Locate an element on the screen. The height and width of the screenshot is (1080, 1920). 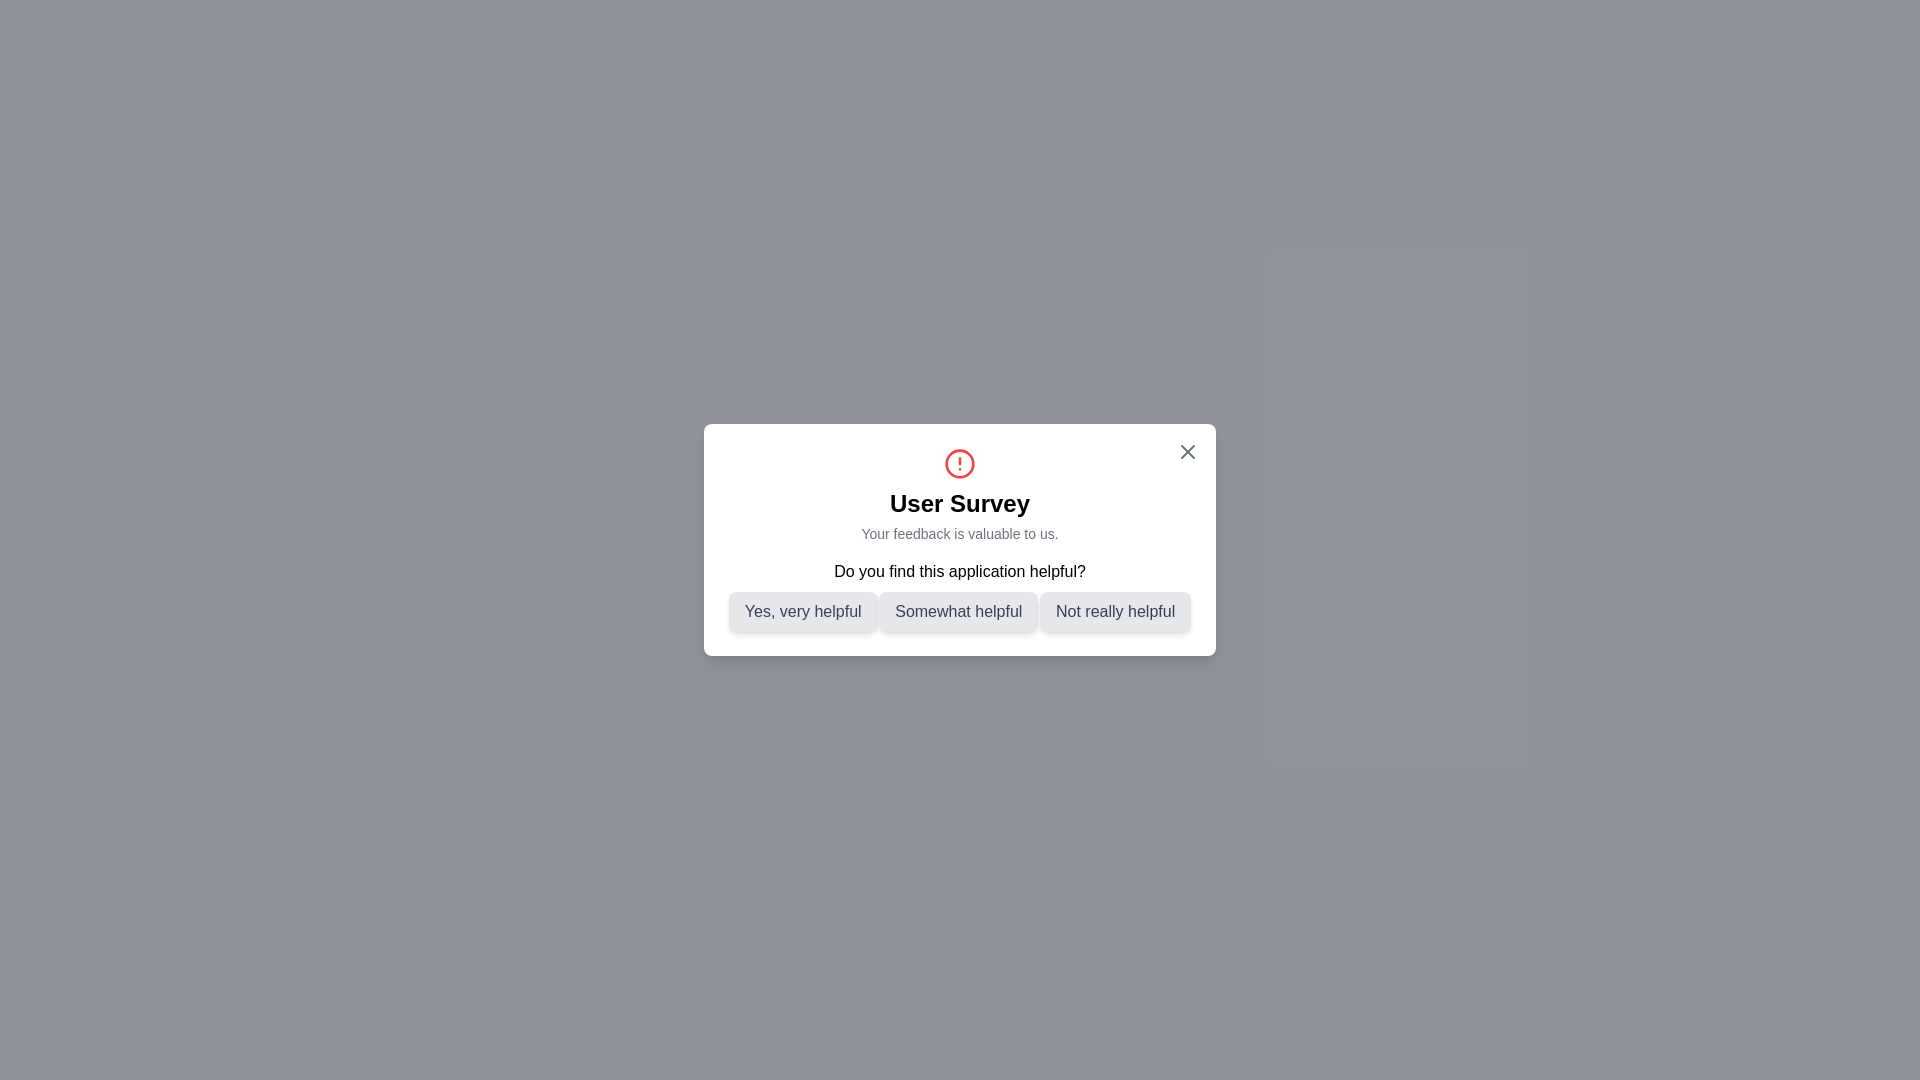
the diagonal cross (X) icon button located in the top-right corner of the floating modal box is located at coordinates (1188, 451).